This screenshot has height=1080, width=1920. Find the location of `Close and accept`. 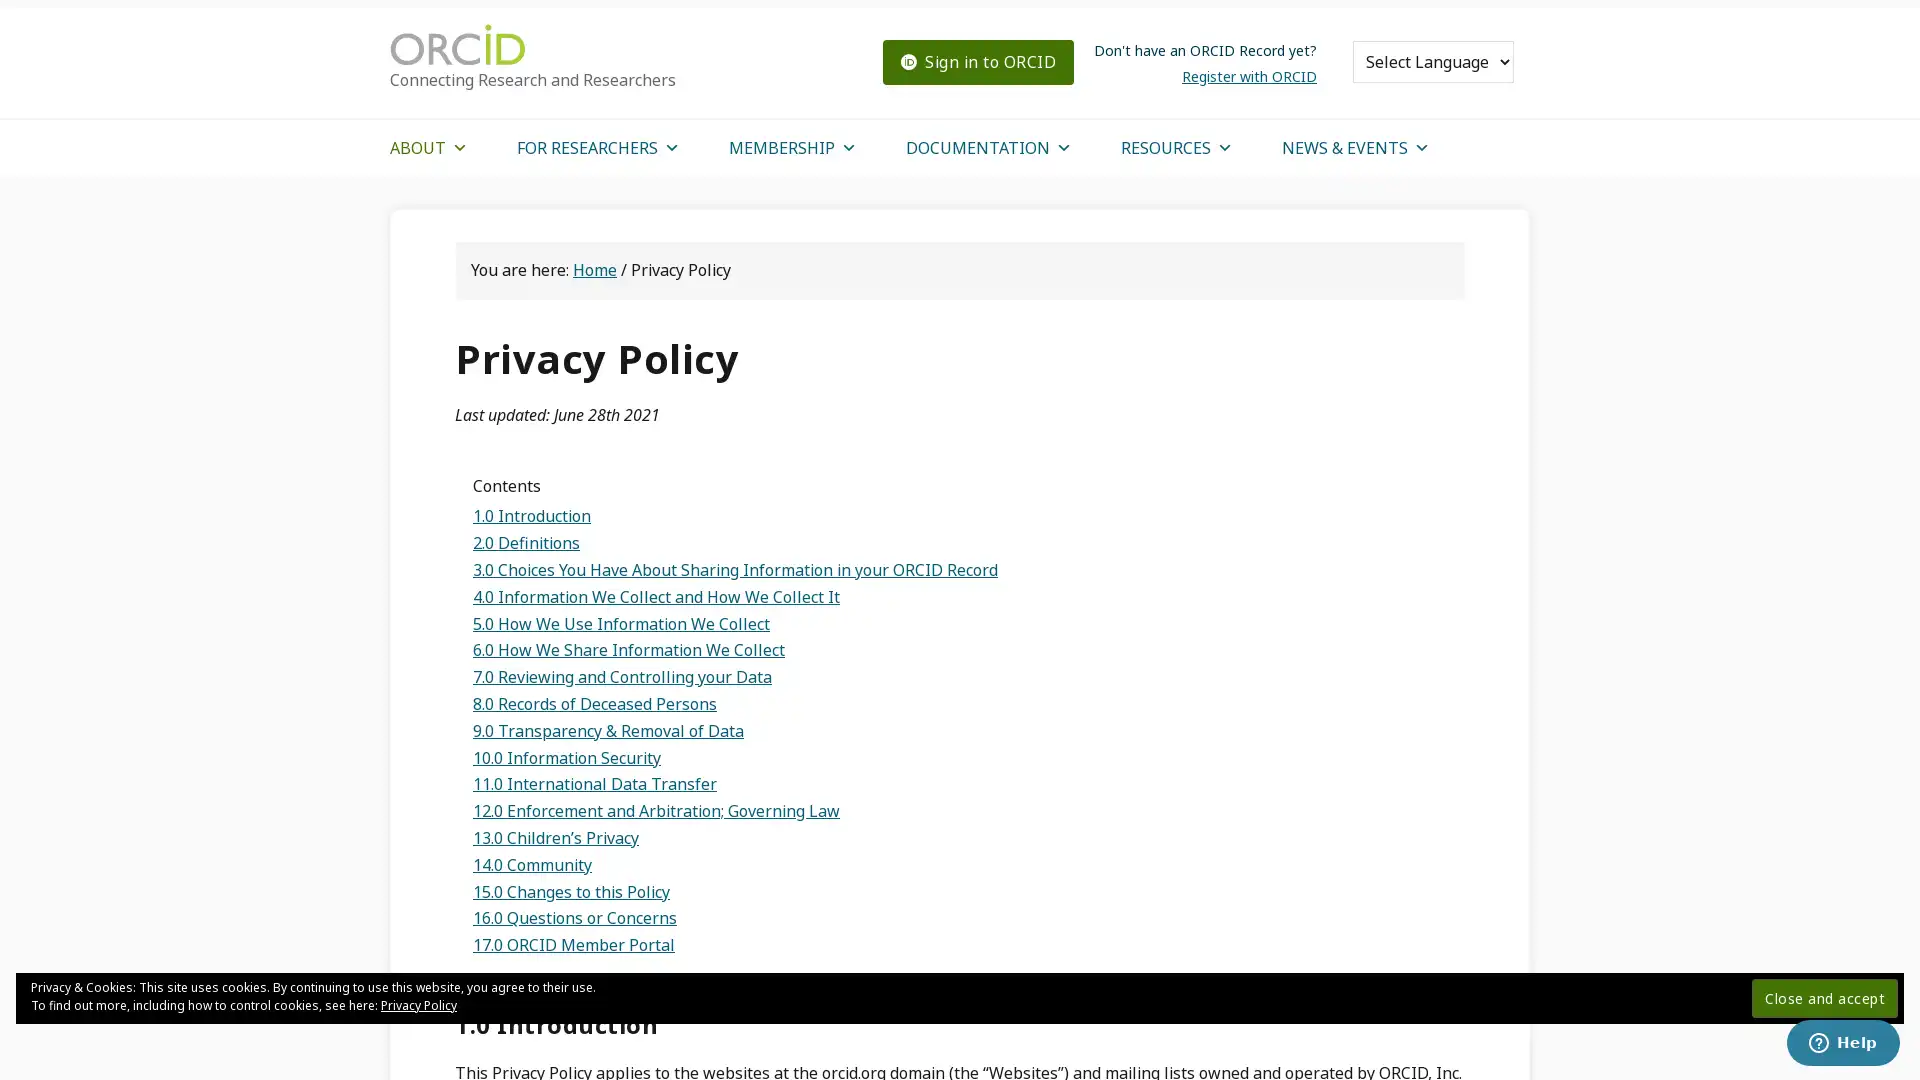

Close and accept is located at coordinates (1824, 998).